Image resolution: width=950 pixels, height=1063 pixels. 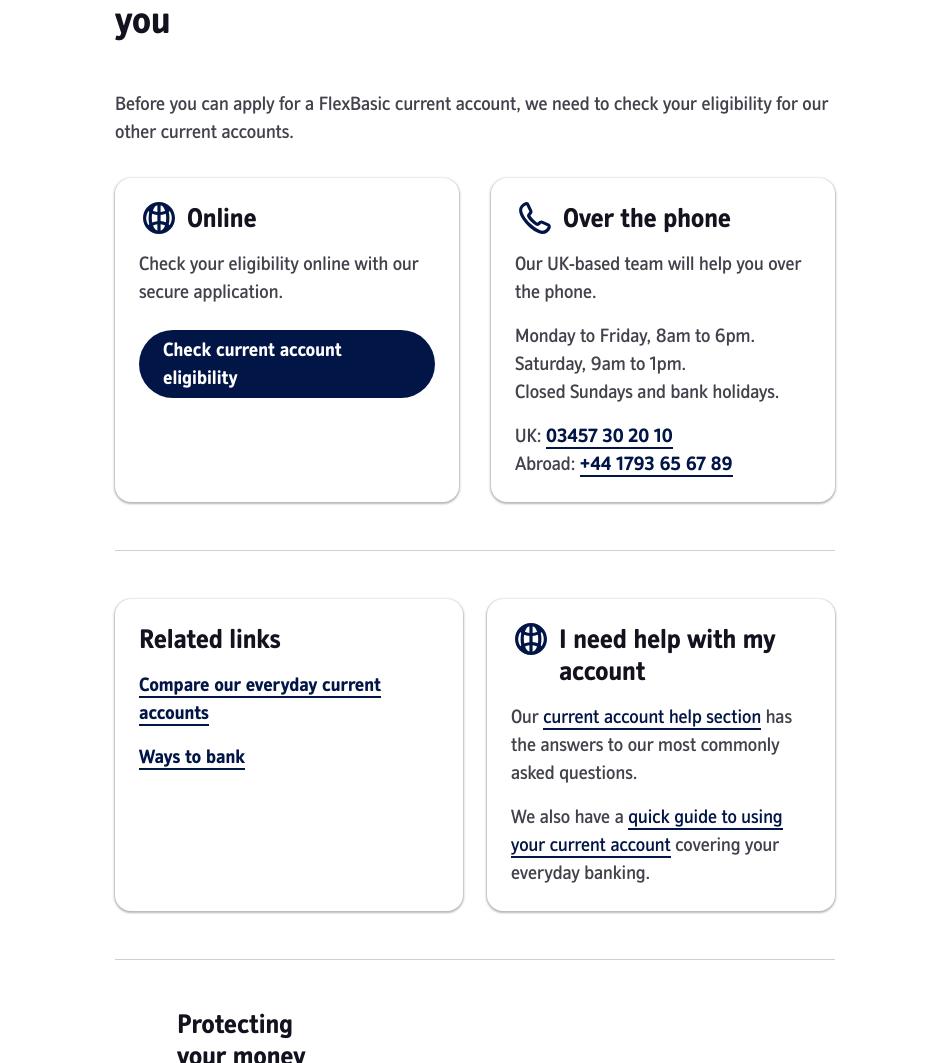 What do you see at coordinates (277, 277) in the screenshot?
I see `'Check your eligibility online with our secure application.'` at bounding box center [277, 277].